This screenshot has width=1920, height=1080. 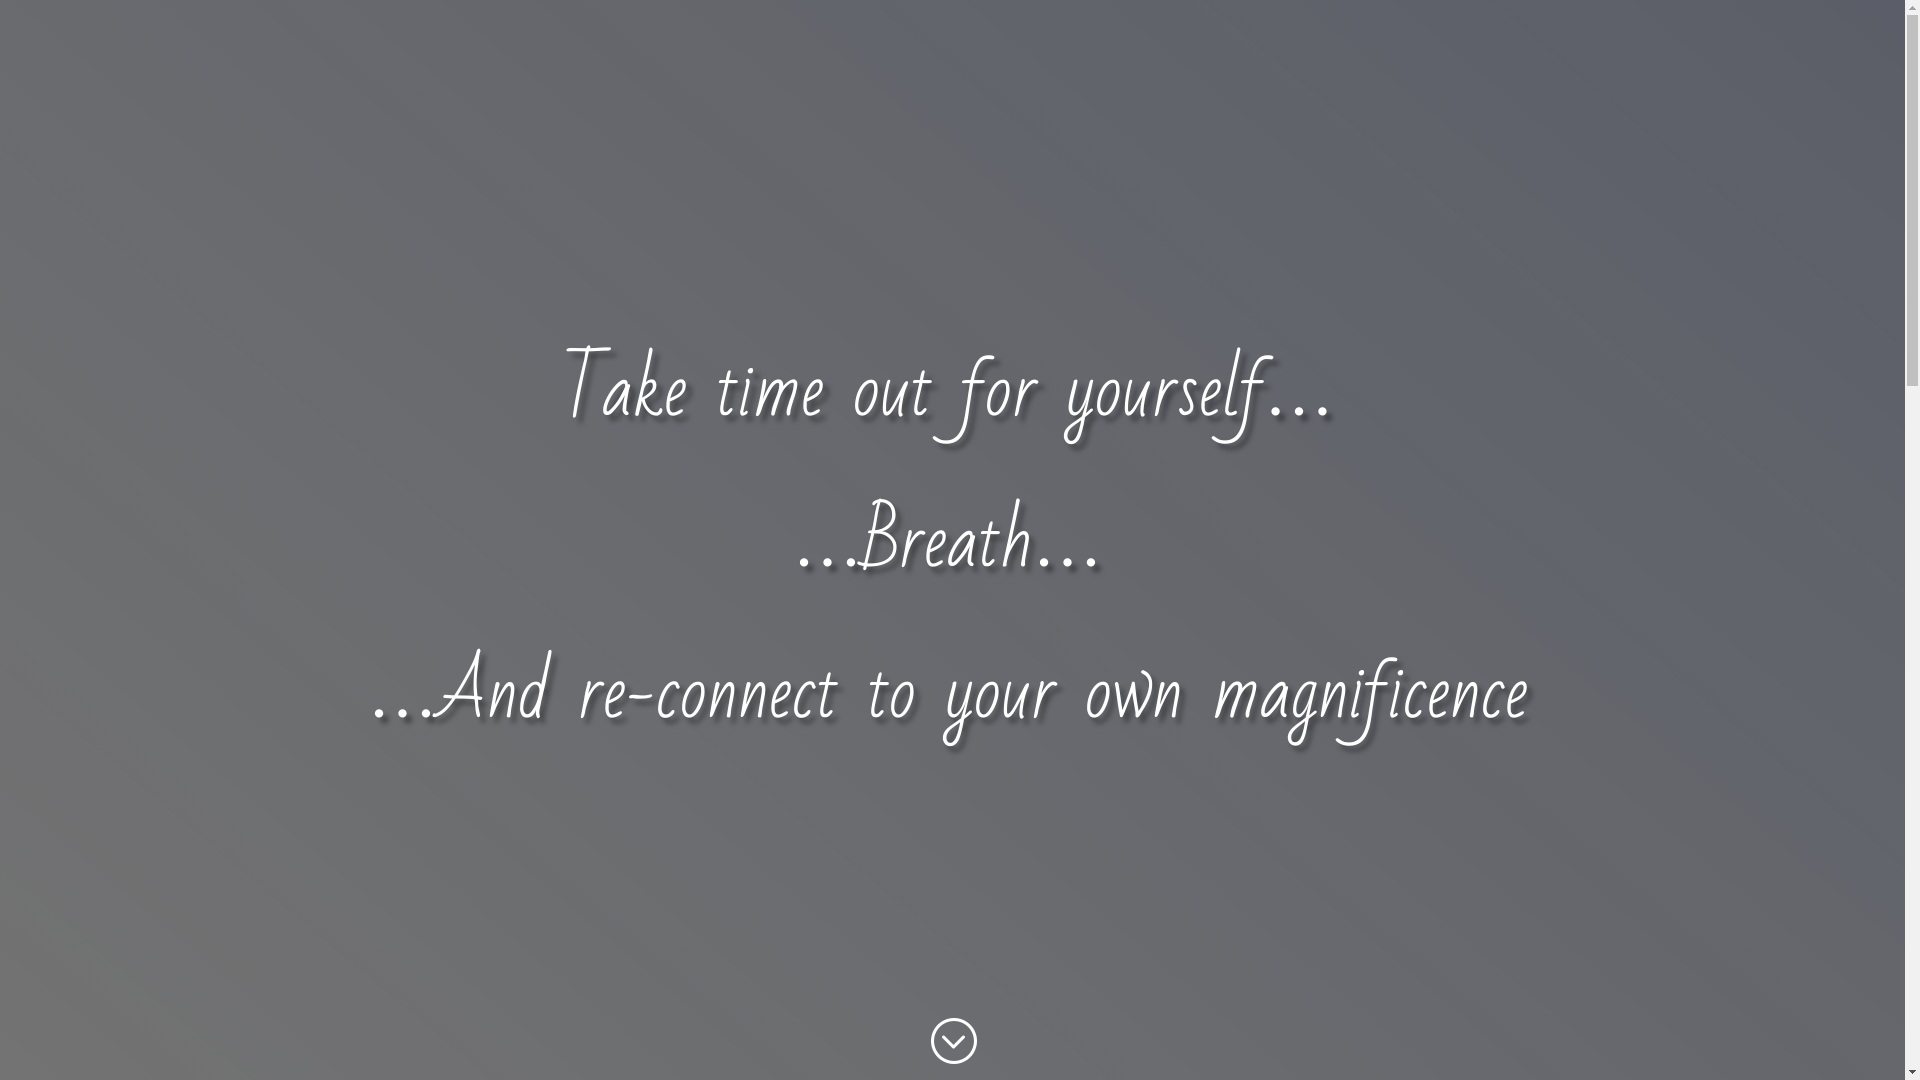 I want to click on ';', so click(x=951, y=1040).